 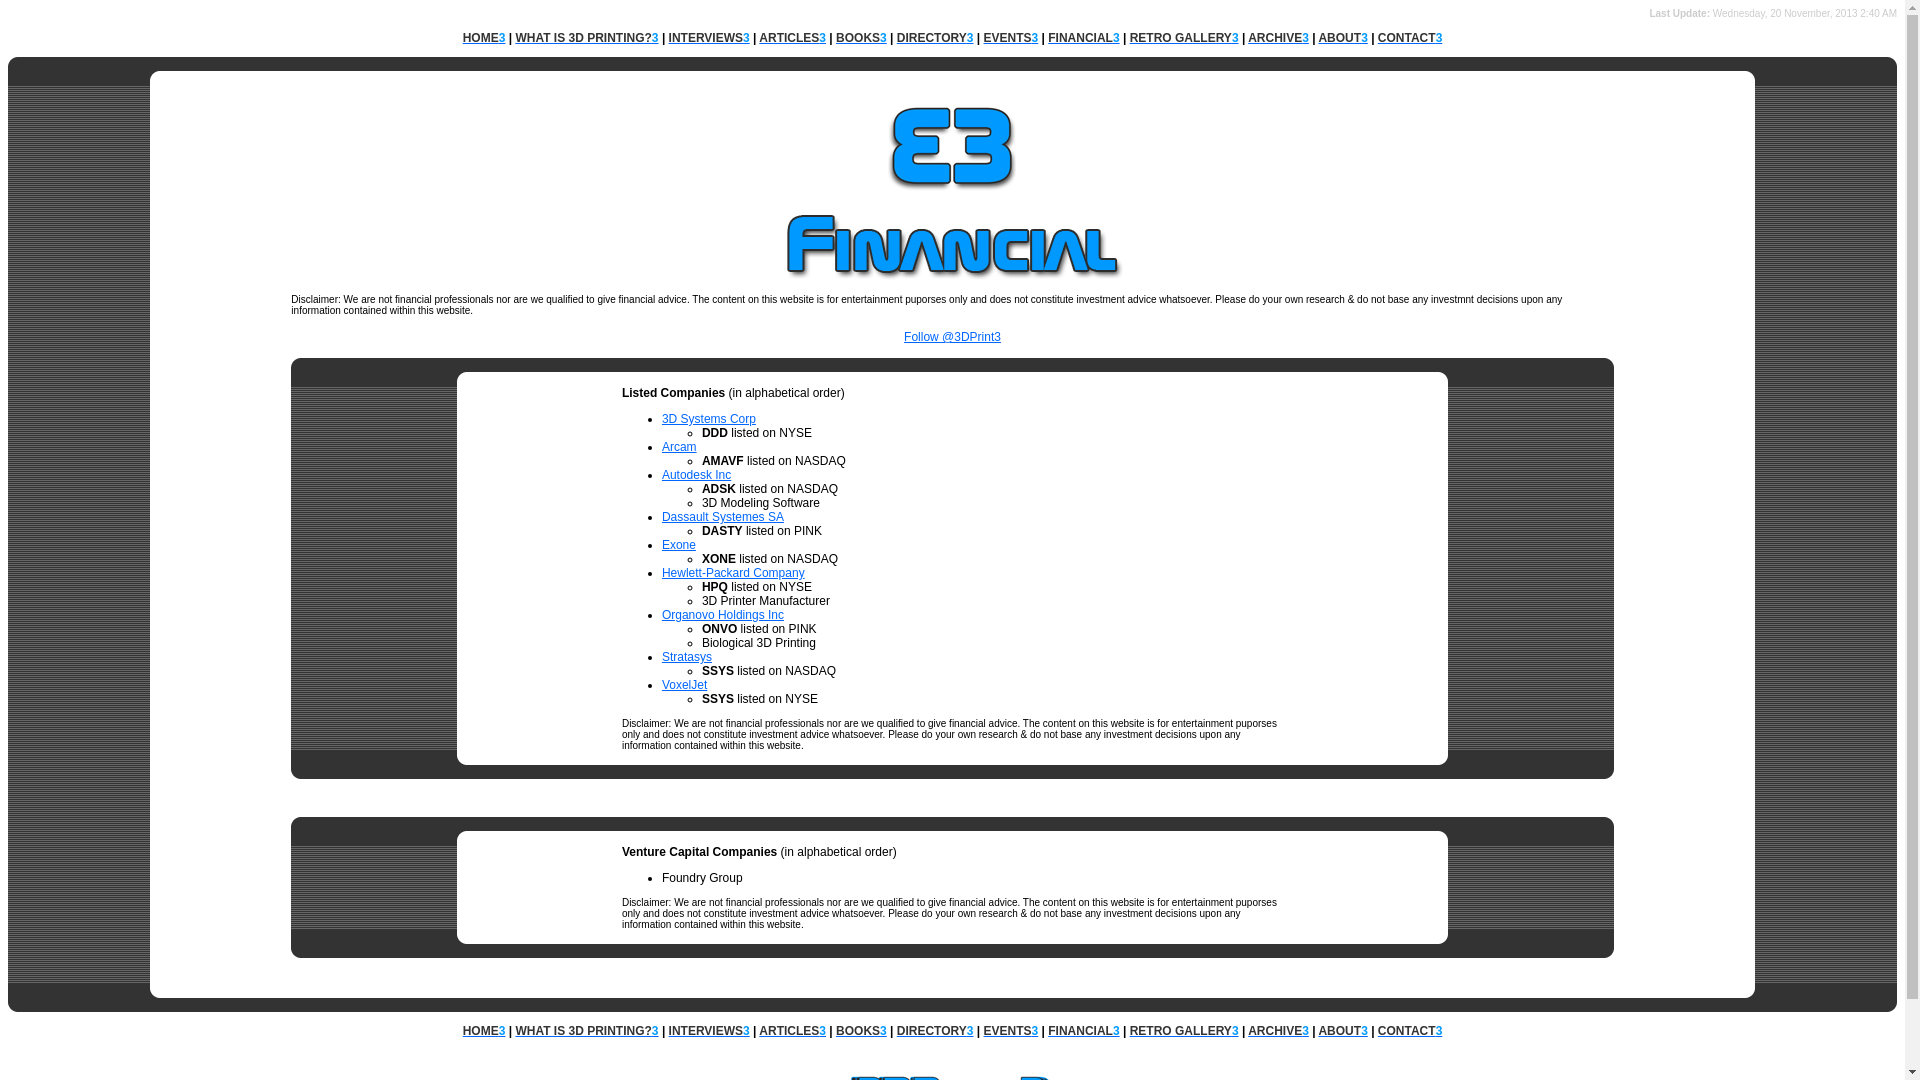 What do you see at coordinates (709, 38) in the screenshot?
I see `'INTERVIEWS3'` at bounding box center [709, 38].